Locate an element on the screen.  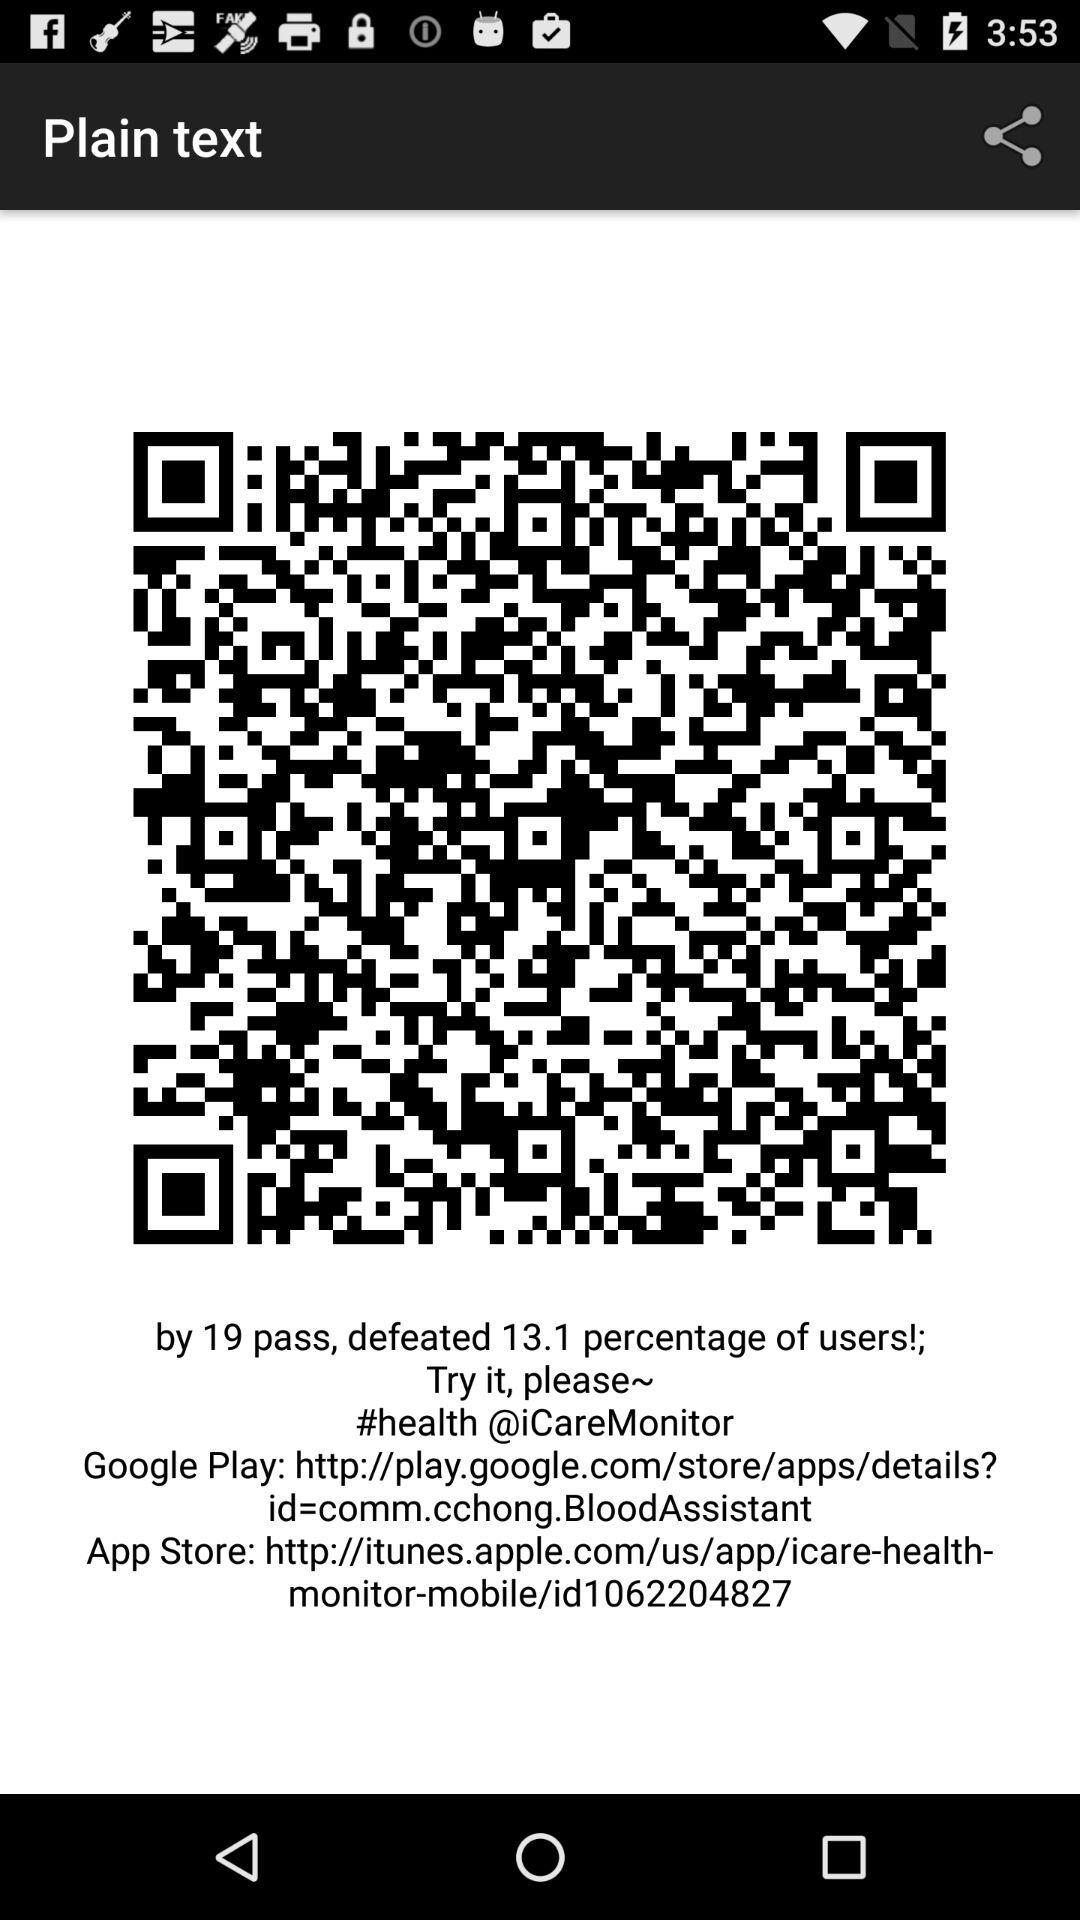
item to the right of plain text item is located at coordinates (1017, 135).